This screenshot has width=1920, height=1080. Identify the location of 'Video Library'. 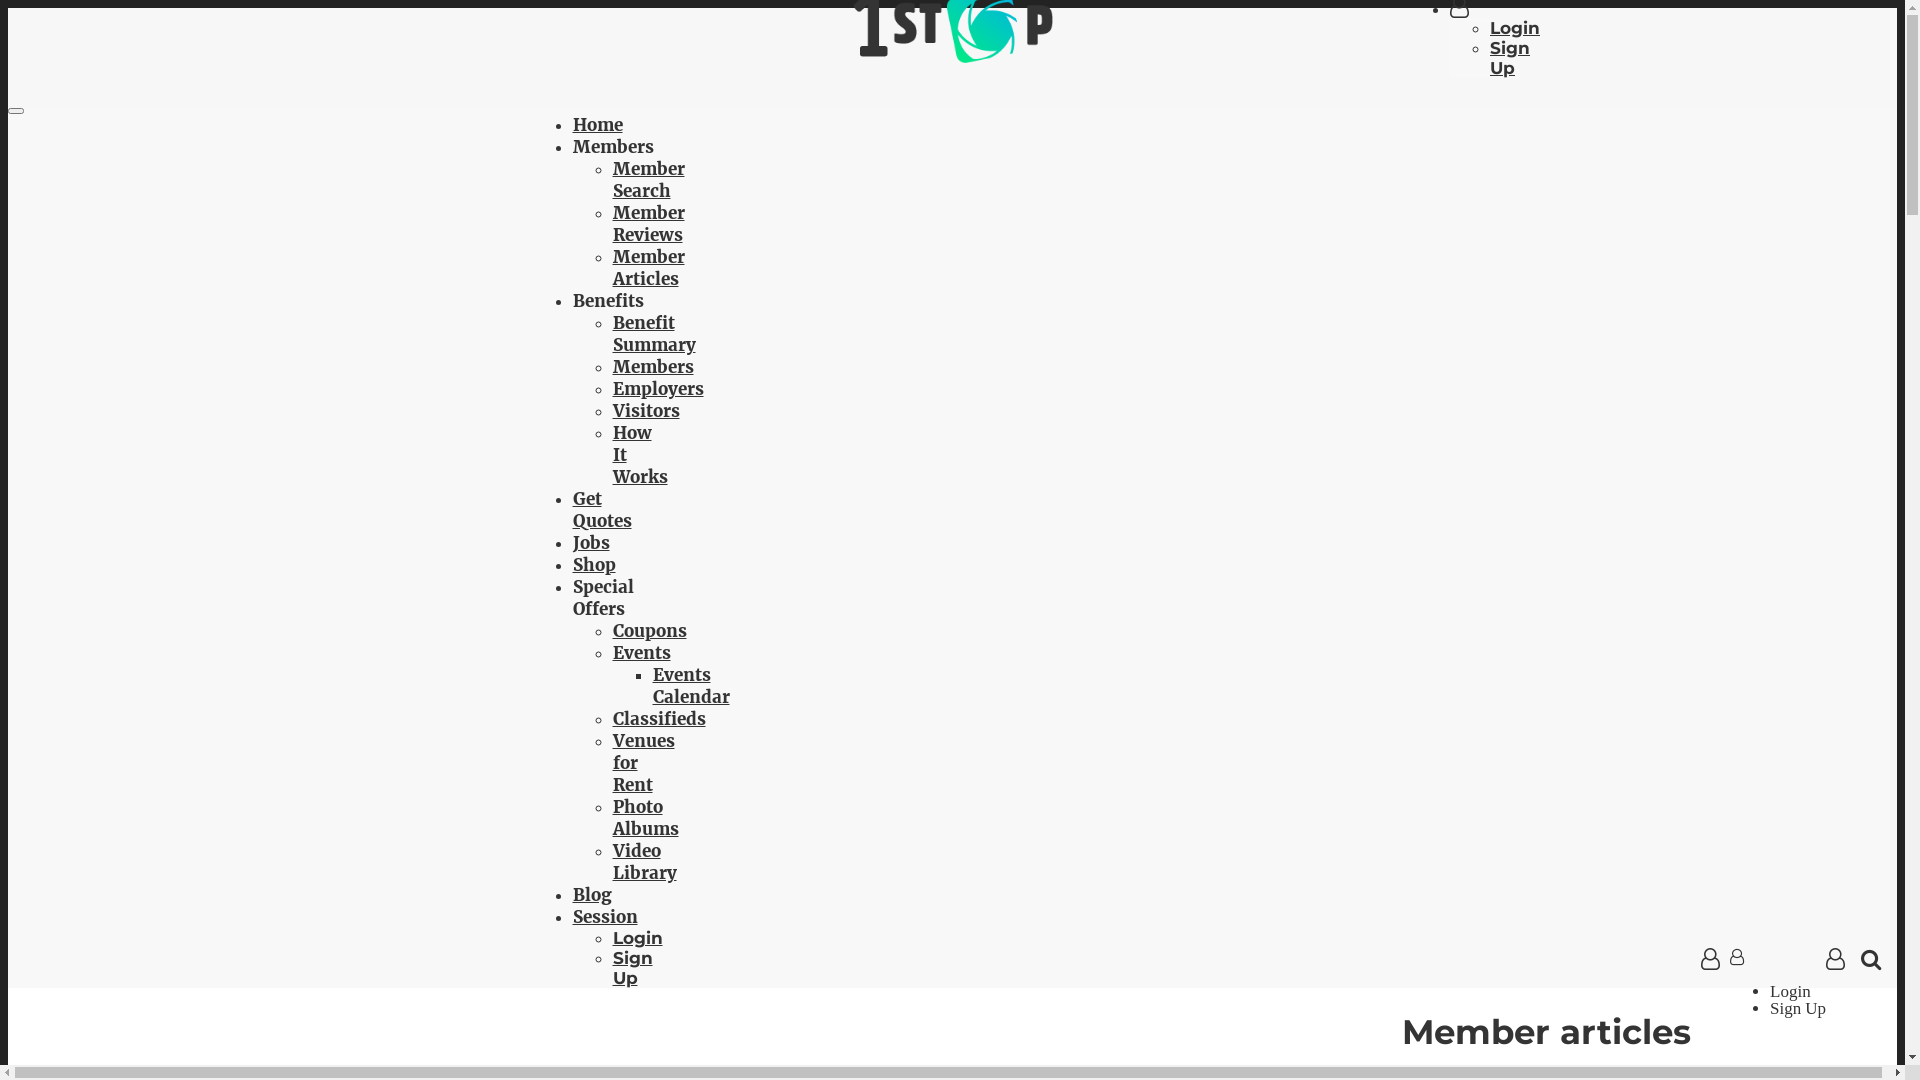
(643, 860).